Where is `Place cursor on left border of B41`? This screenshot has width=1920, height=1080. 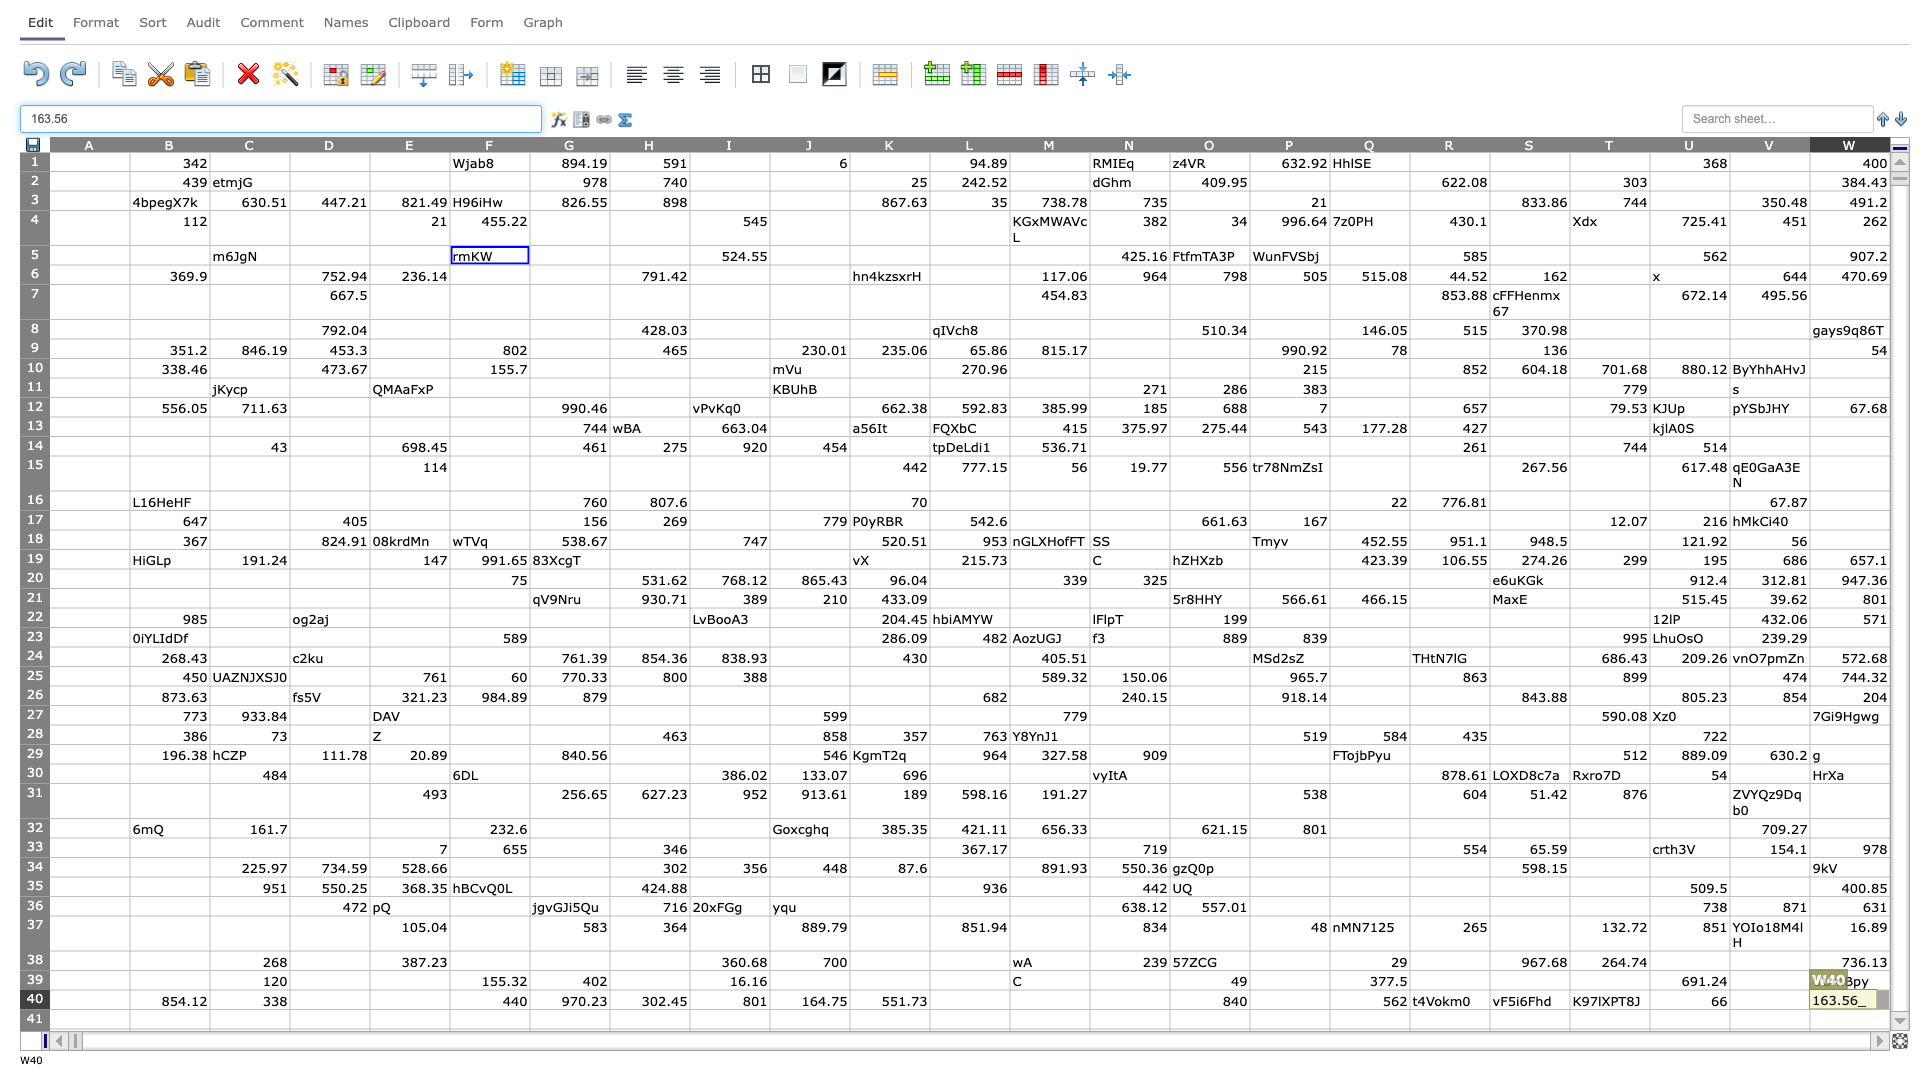 Place cursor on left border of B41 is located at coordinates (128, 1019).